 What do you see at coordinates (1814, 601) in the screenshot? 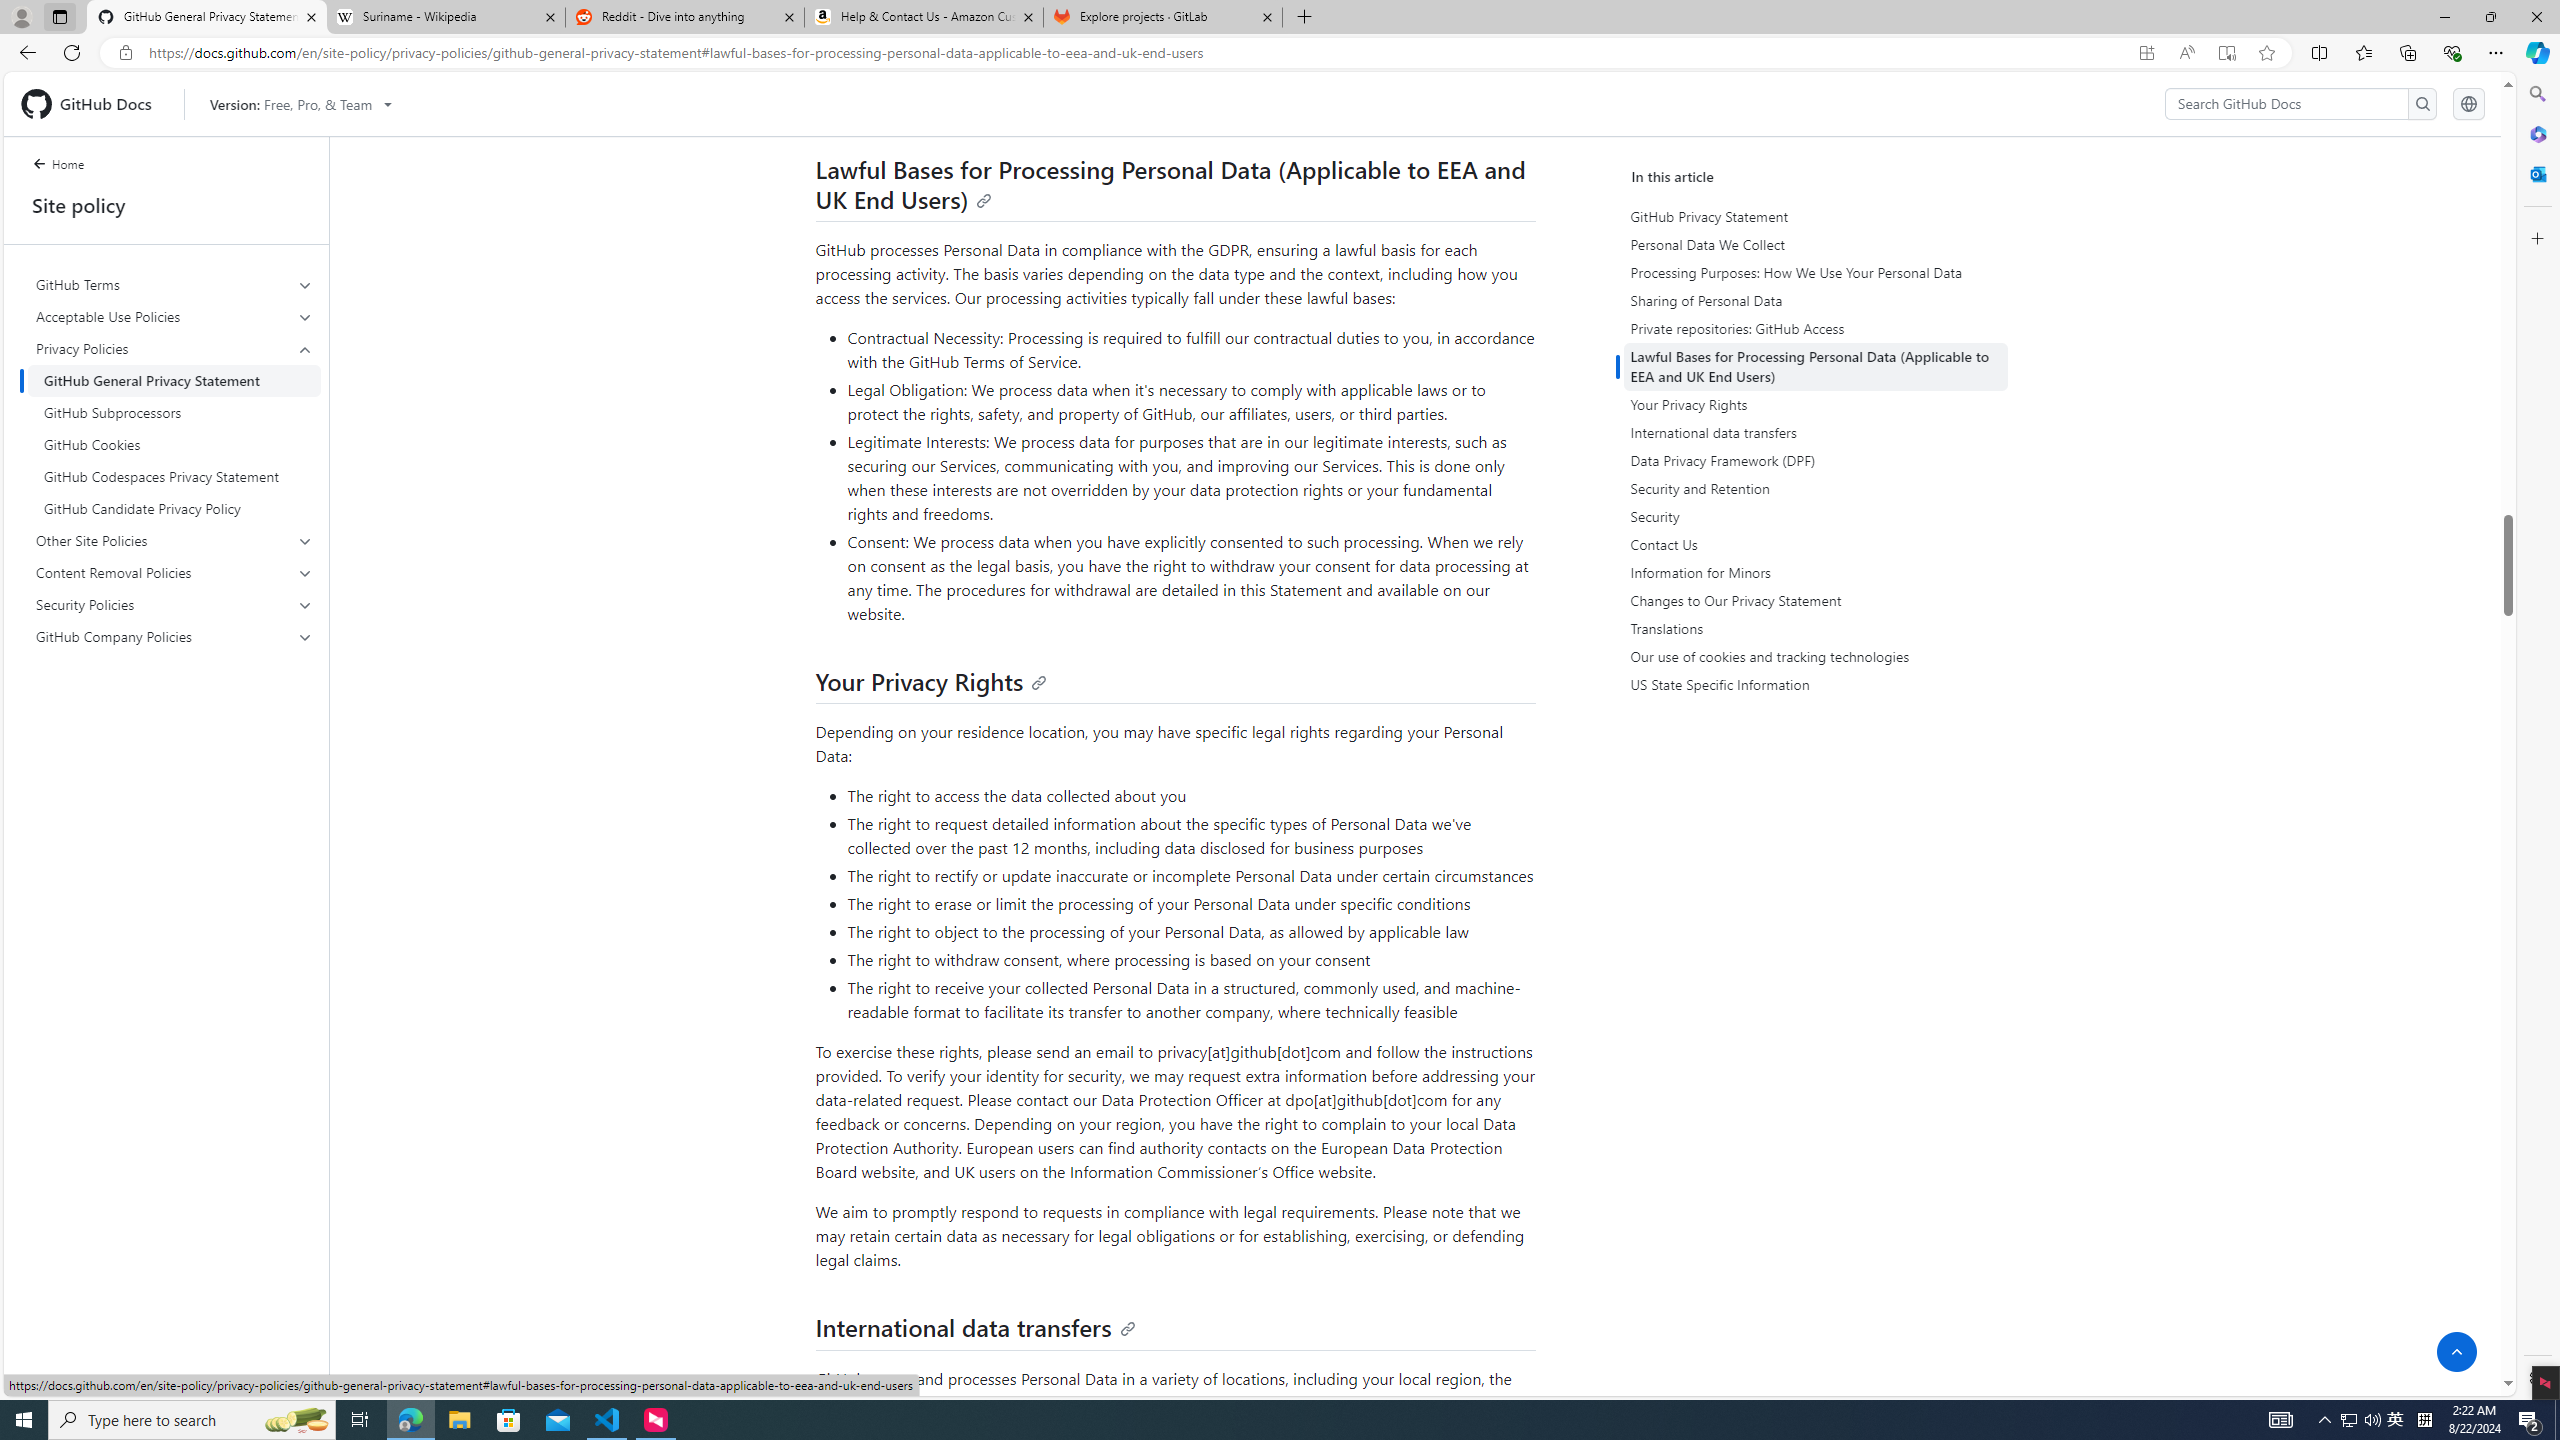
I see `'Changes to Our Privacy Statement'` at bounding box center [1814, 601].